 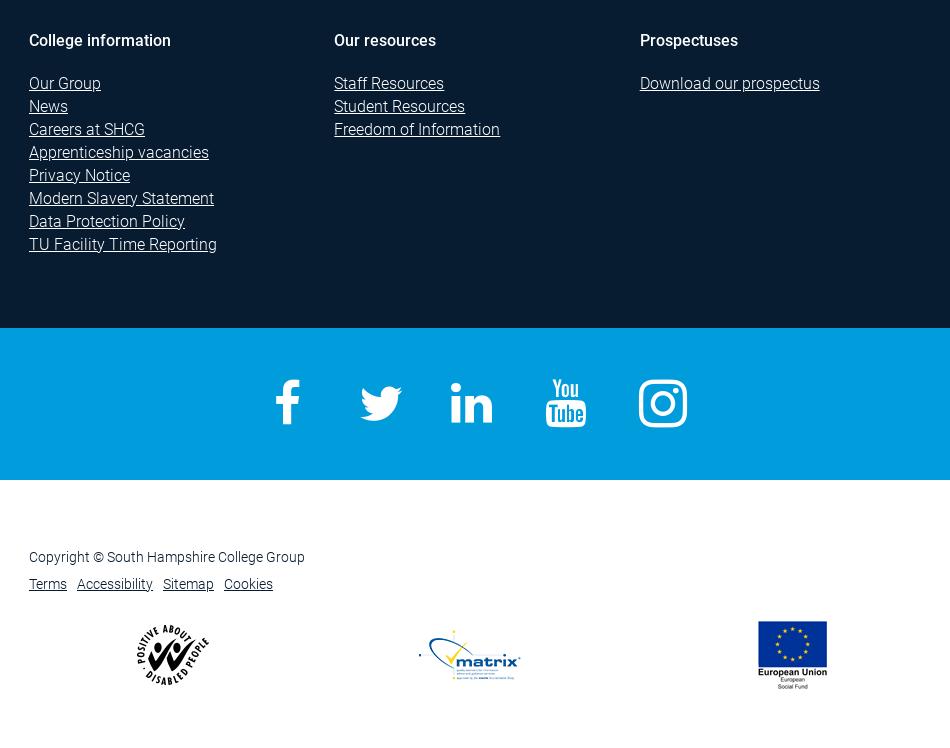 I want to click on 'Sitemap', so click(x=188, y=584).